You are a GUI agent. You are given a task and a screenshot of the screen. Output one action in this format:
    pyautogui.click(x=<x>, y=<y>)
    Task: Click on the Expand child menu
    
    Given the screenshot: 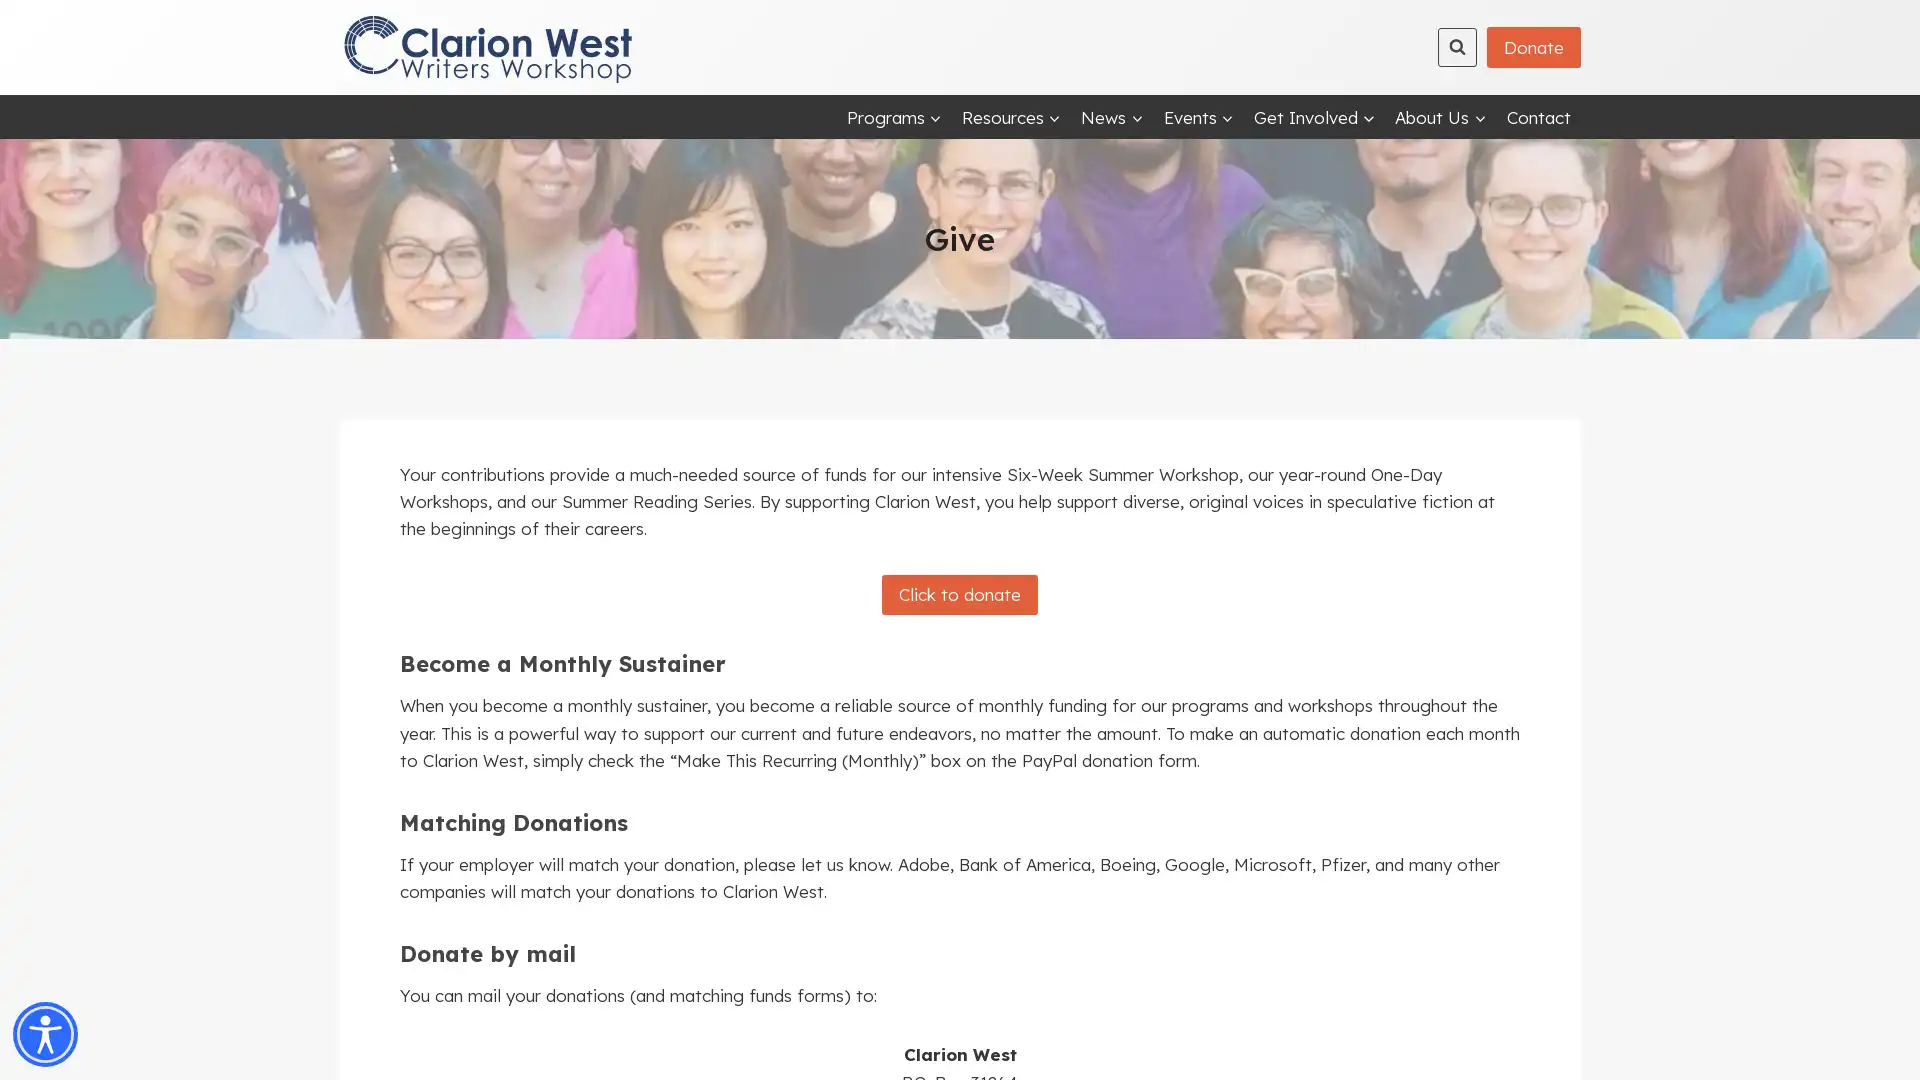 What is the action you would take?
    pyautogui.click(x=1314, y=116)
    